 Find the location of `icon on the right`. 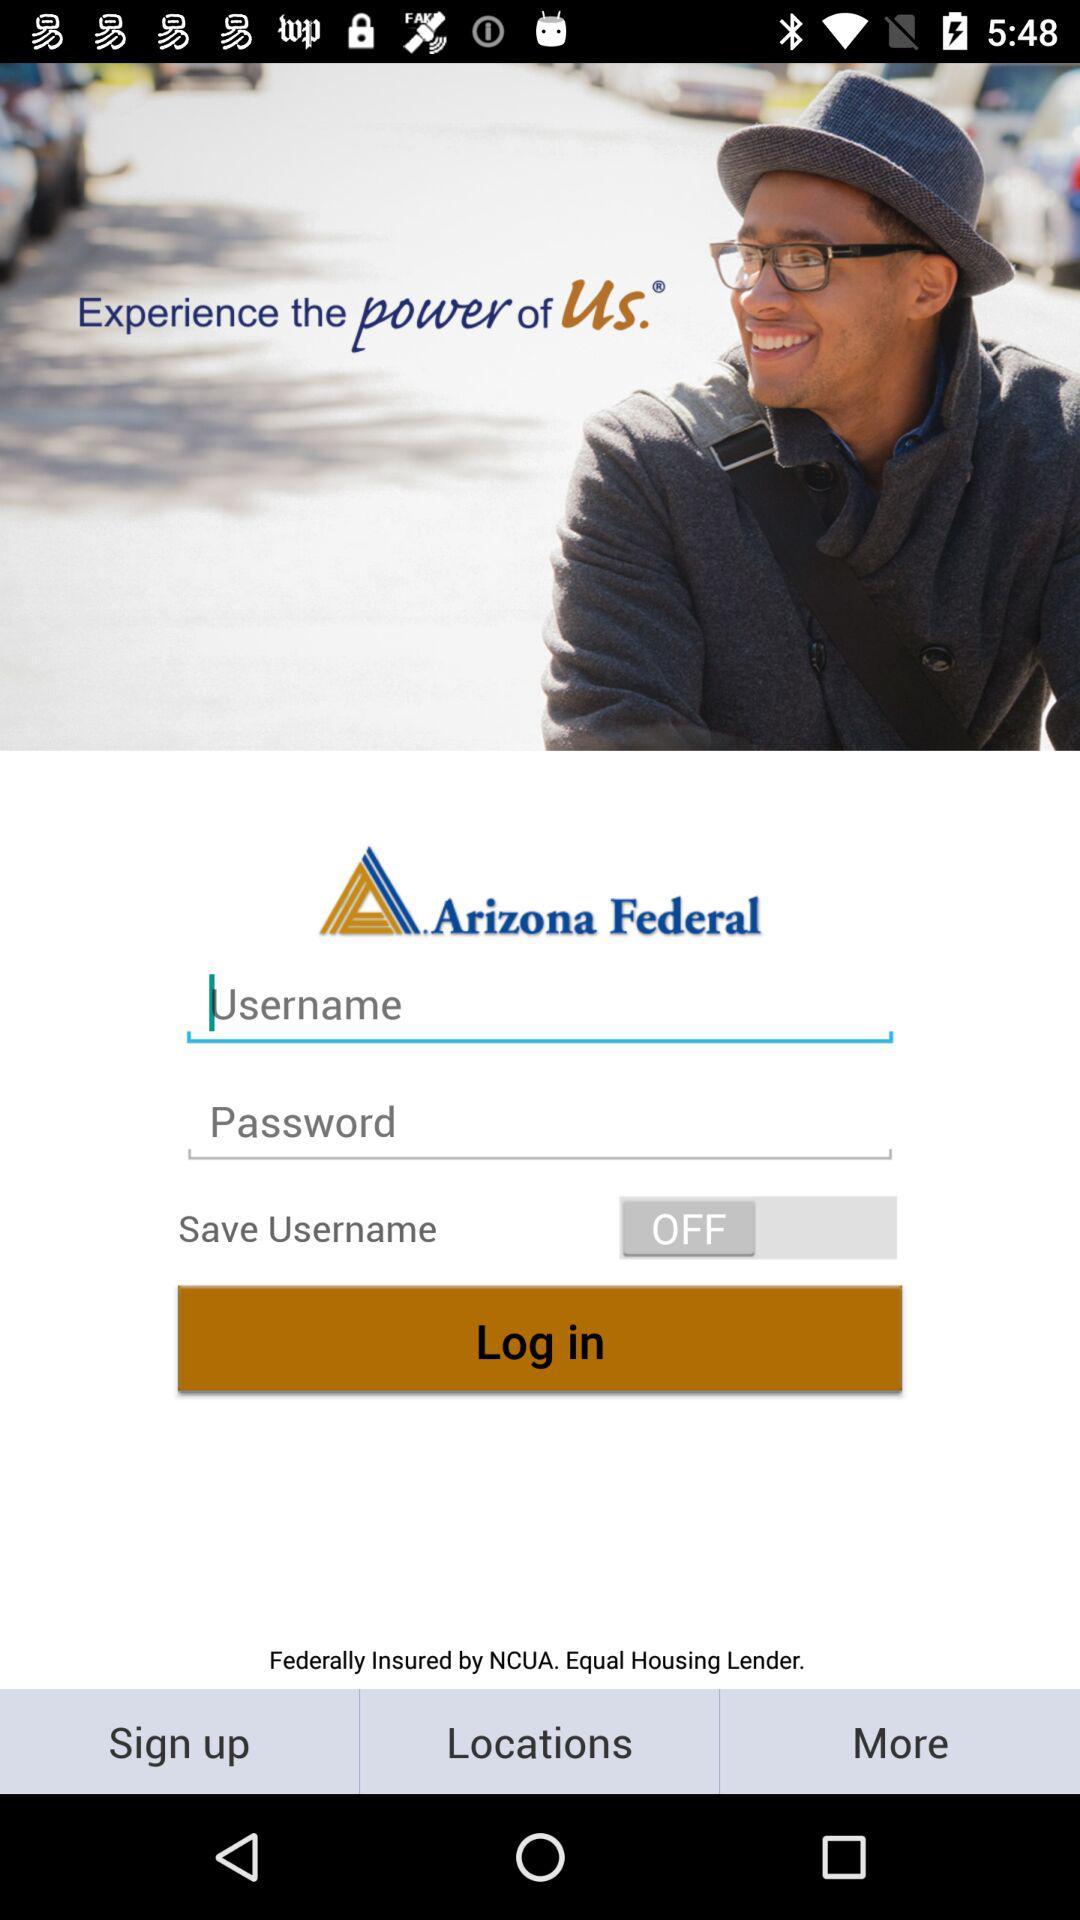

icon on the right is located at coordinates (758, 1226).